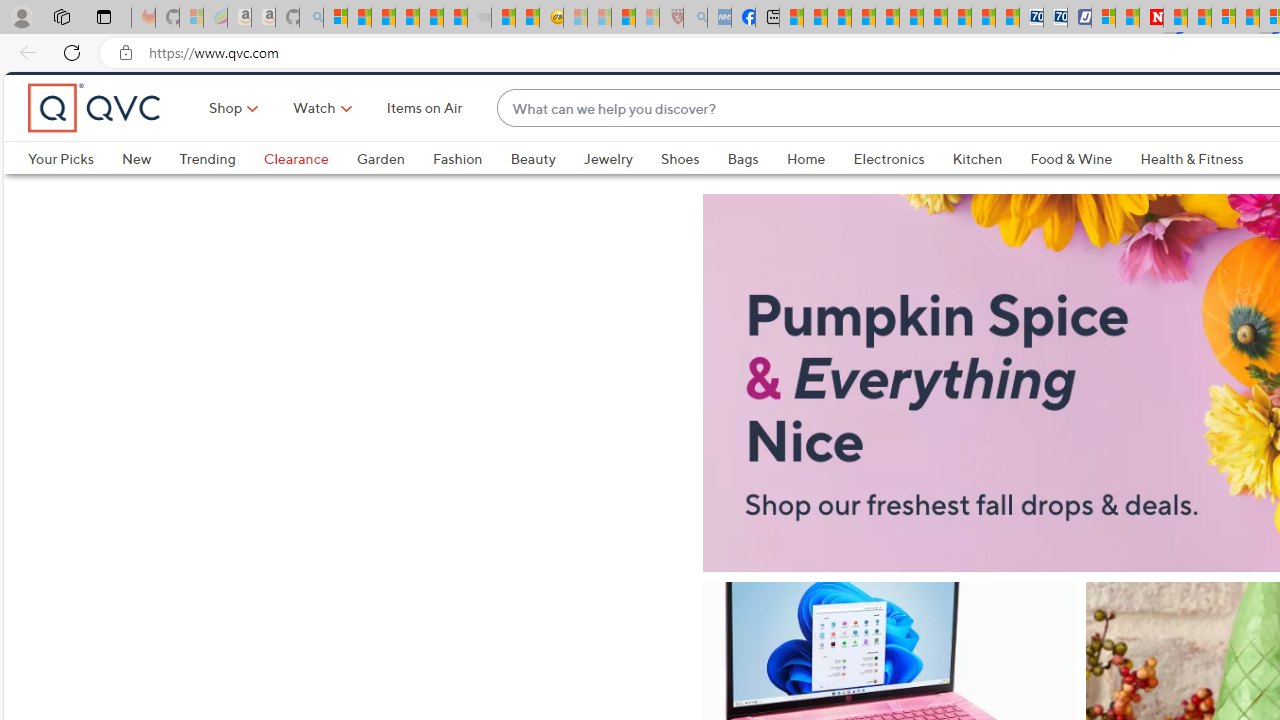 The width and height of the screenshot is (1280, 720). I want to click on 'Food & Wine', so click(1071, 192).